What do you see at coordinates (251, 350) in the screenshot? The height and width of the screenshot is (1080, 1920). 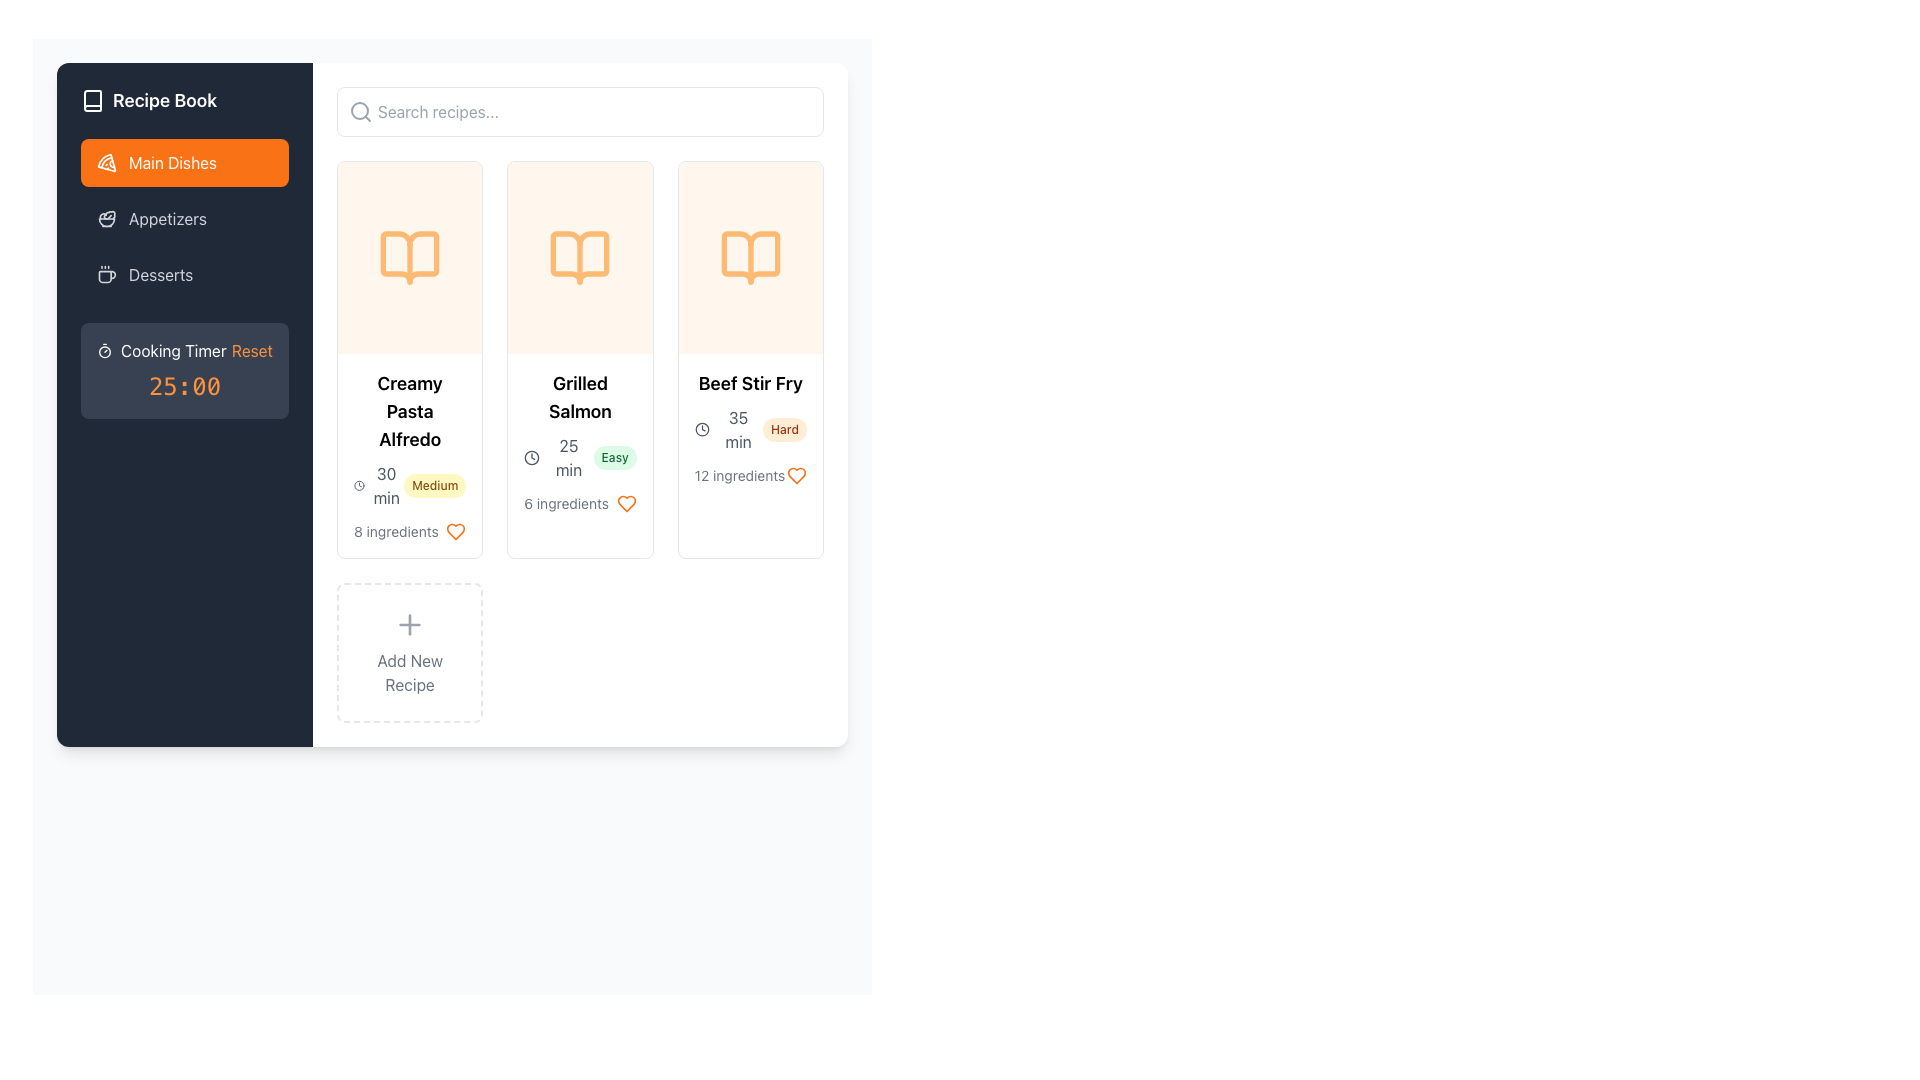 I see `the button located at the right side of the 'Cooking Timer' section to reset the timer` at bounding box center [251, 350].